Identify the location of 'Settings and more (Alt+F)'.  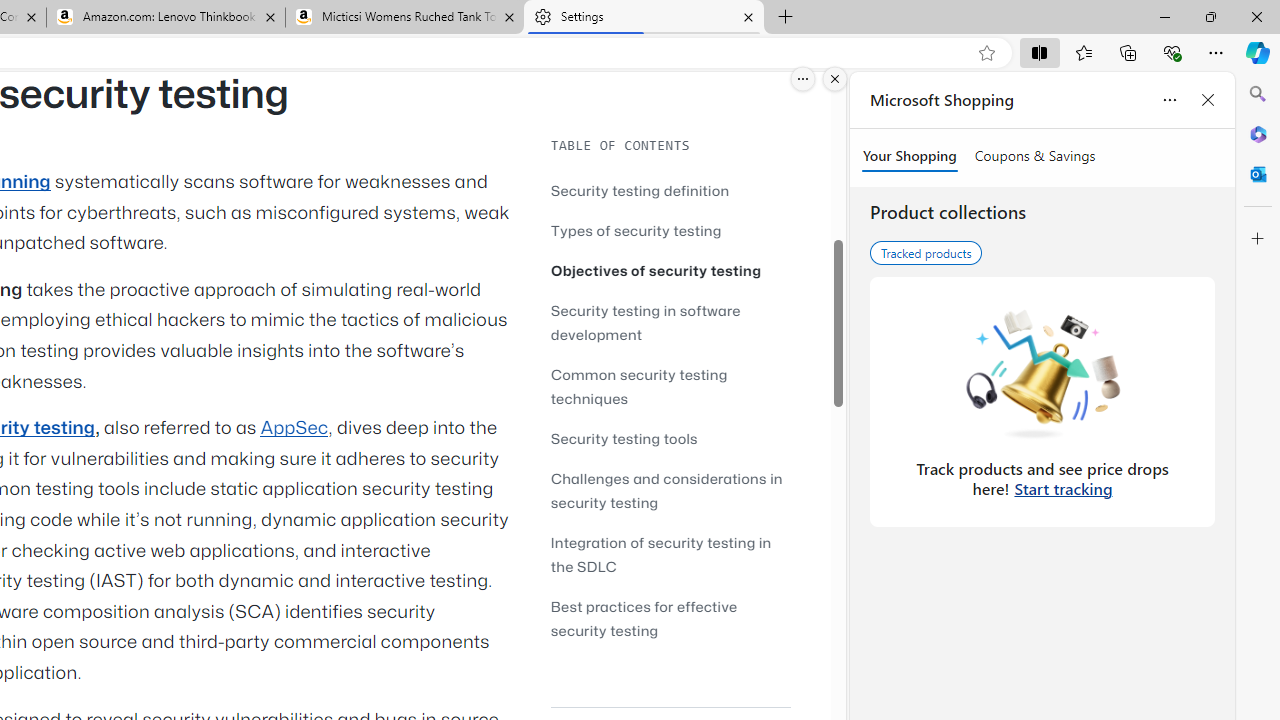
(1215, 51).